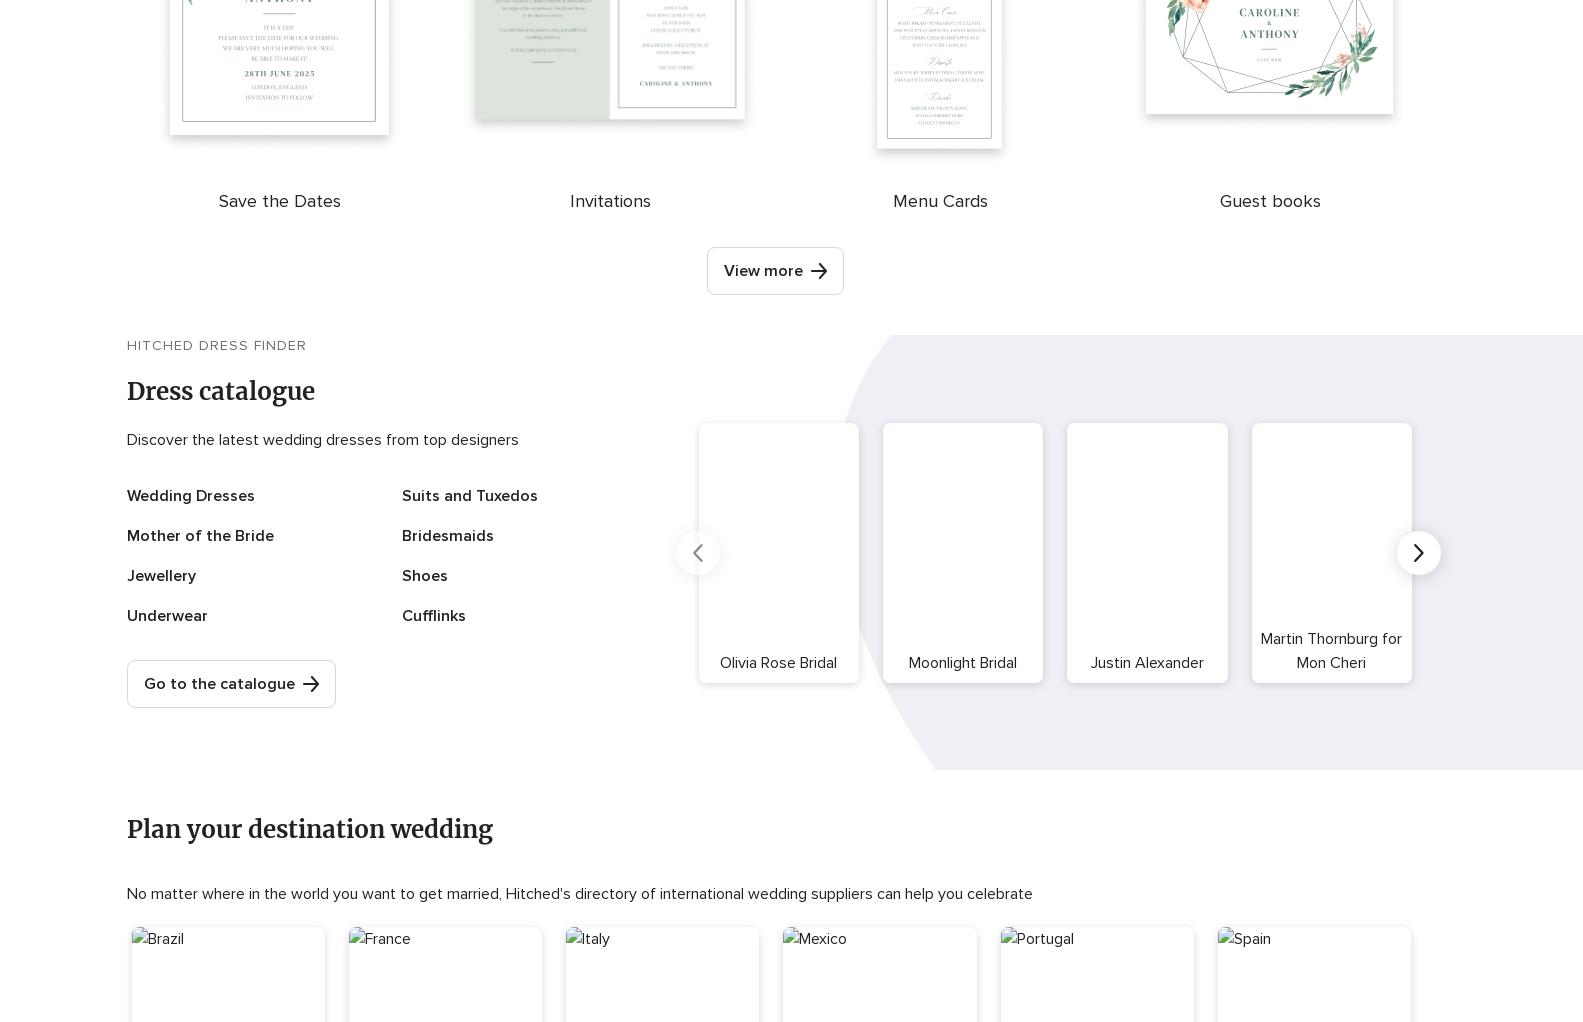  Describe the element at coordinates (216, 345) in the screenshot. I see `'Hitched dress finder'` at that location.